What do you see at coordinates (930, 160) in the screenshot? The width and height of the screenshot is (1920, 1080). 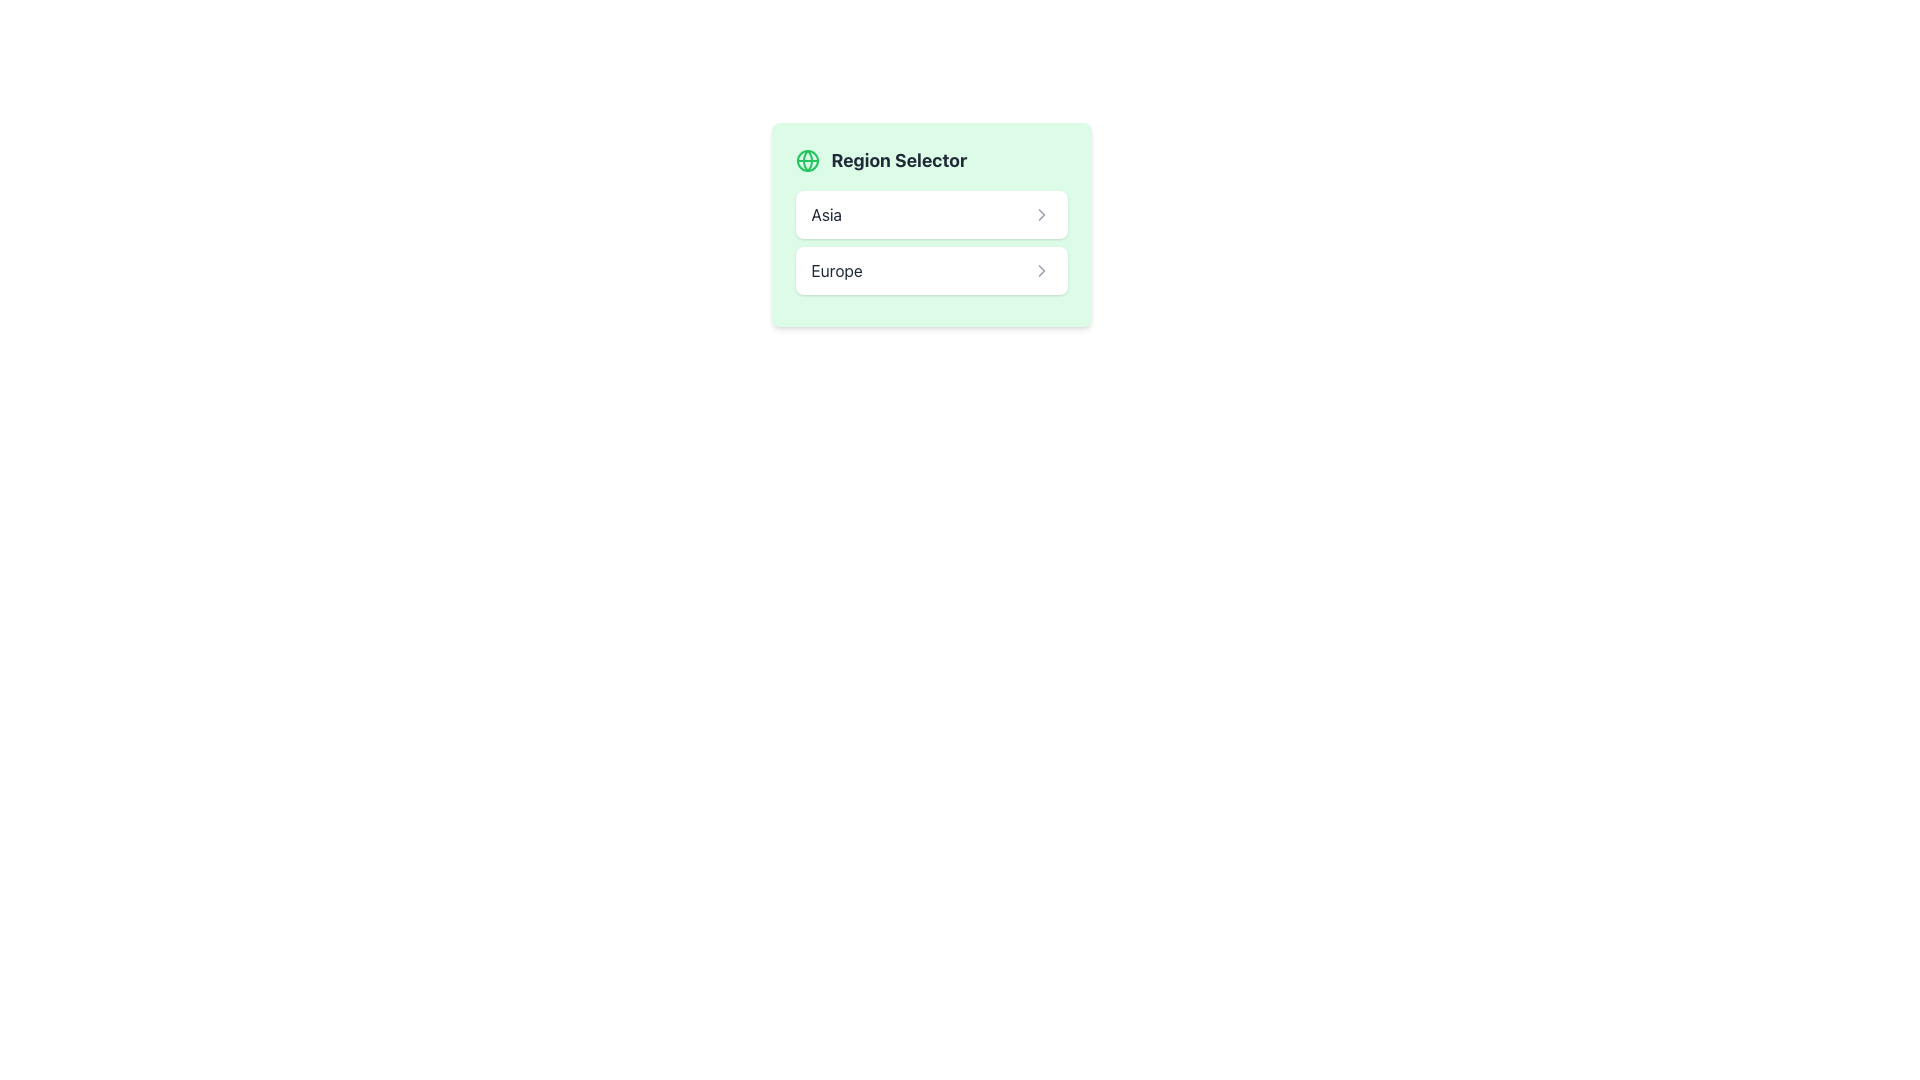 I see `the Header with Icon element that features a globe icon on the left and the text 'Region Selector' on the right, both aligned horizontally in a light green background` at bounding box center [930, 160].